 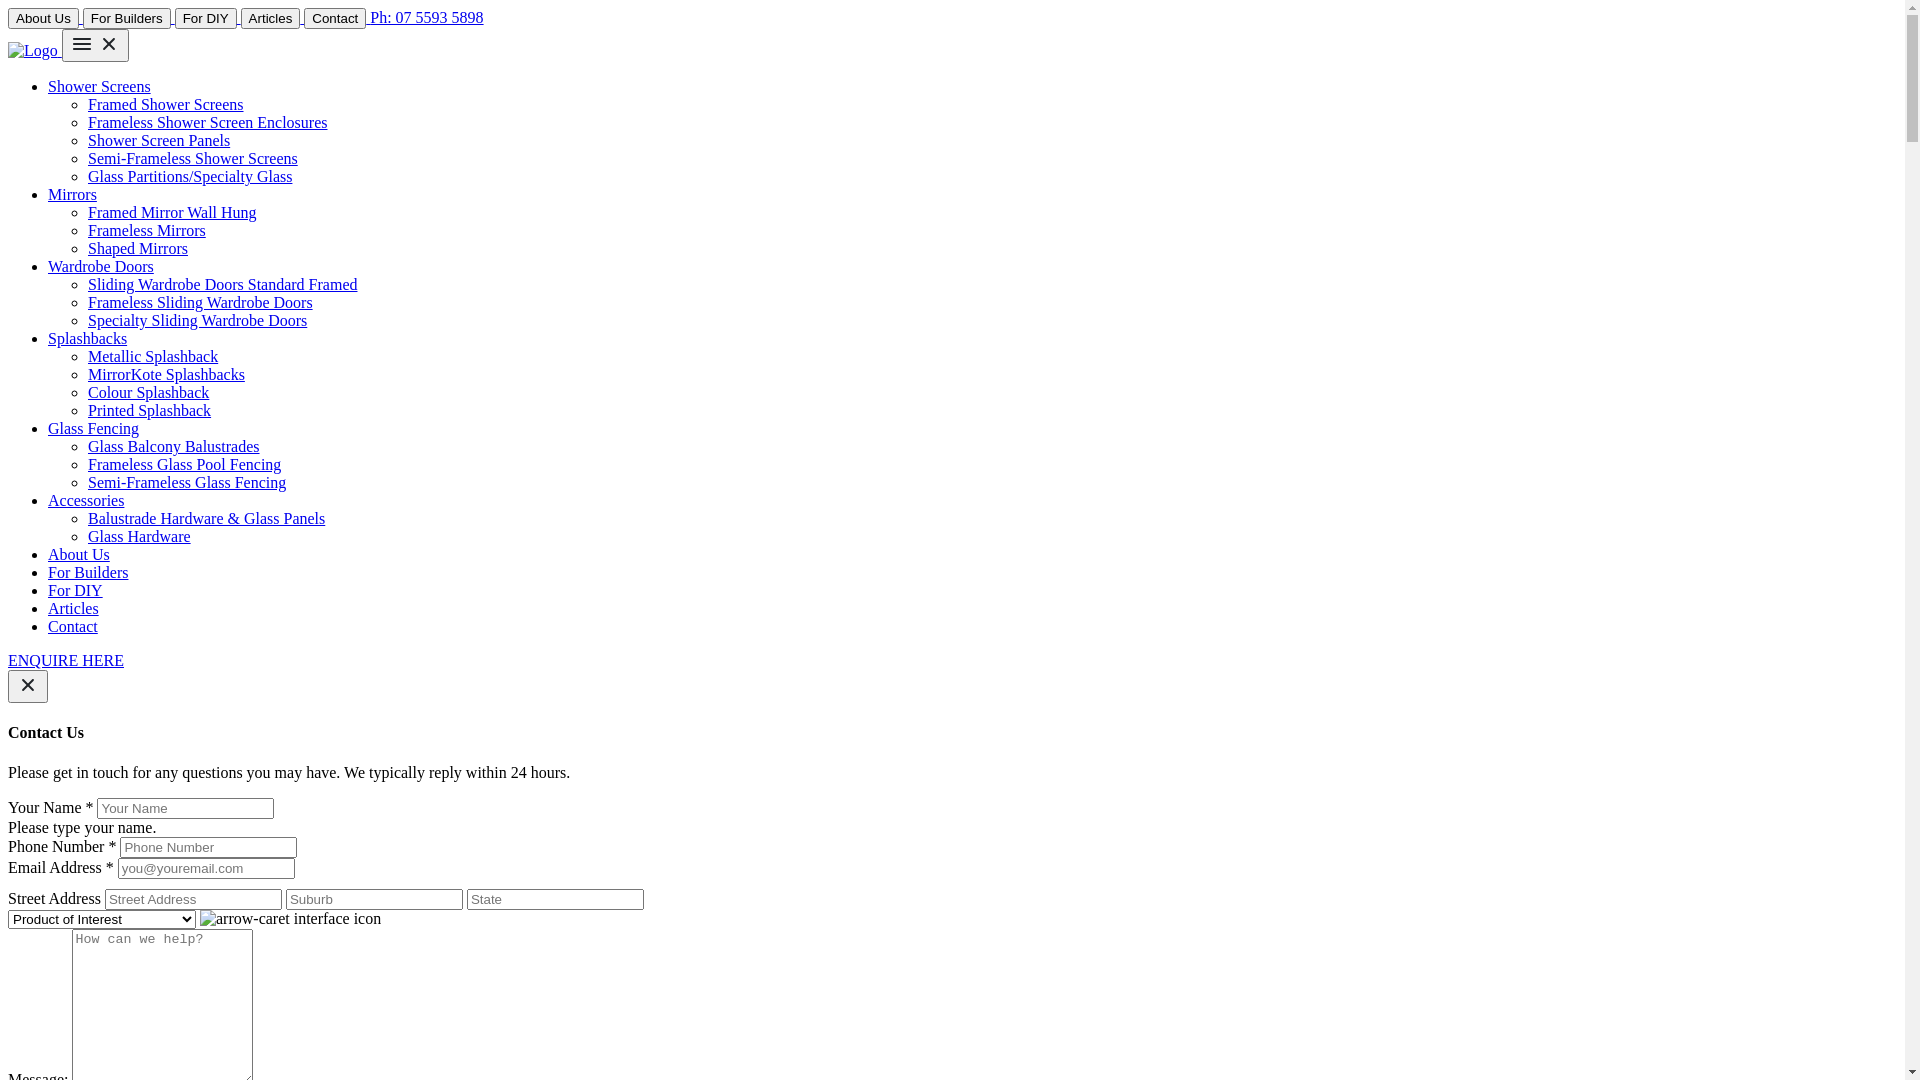 I want to click on 'Glass Partitions/Specialty Glass', so click(x=190, y=175).